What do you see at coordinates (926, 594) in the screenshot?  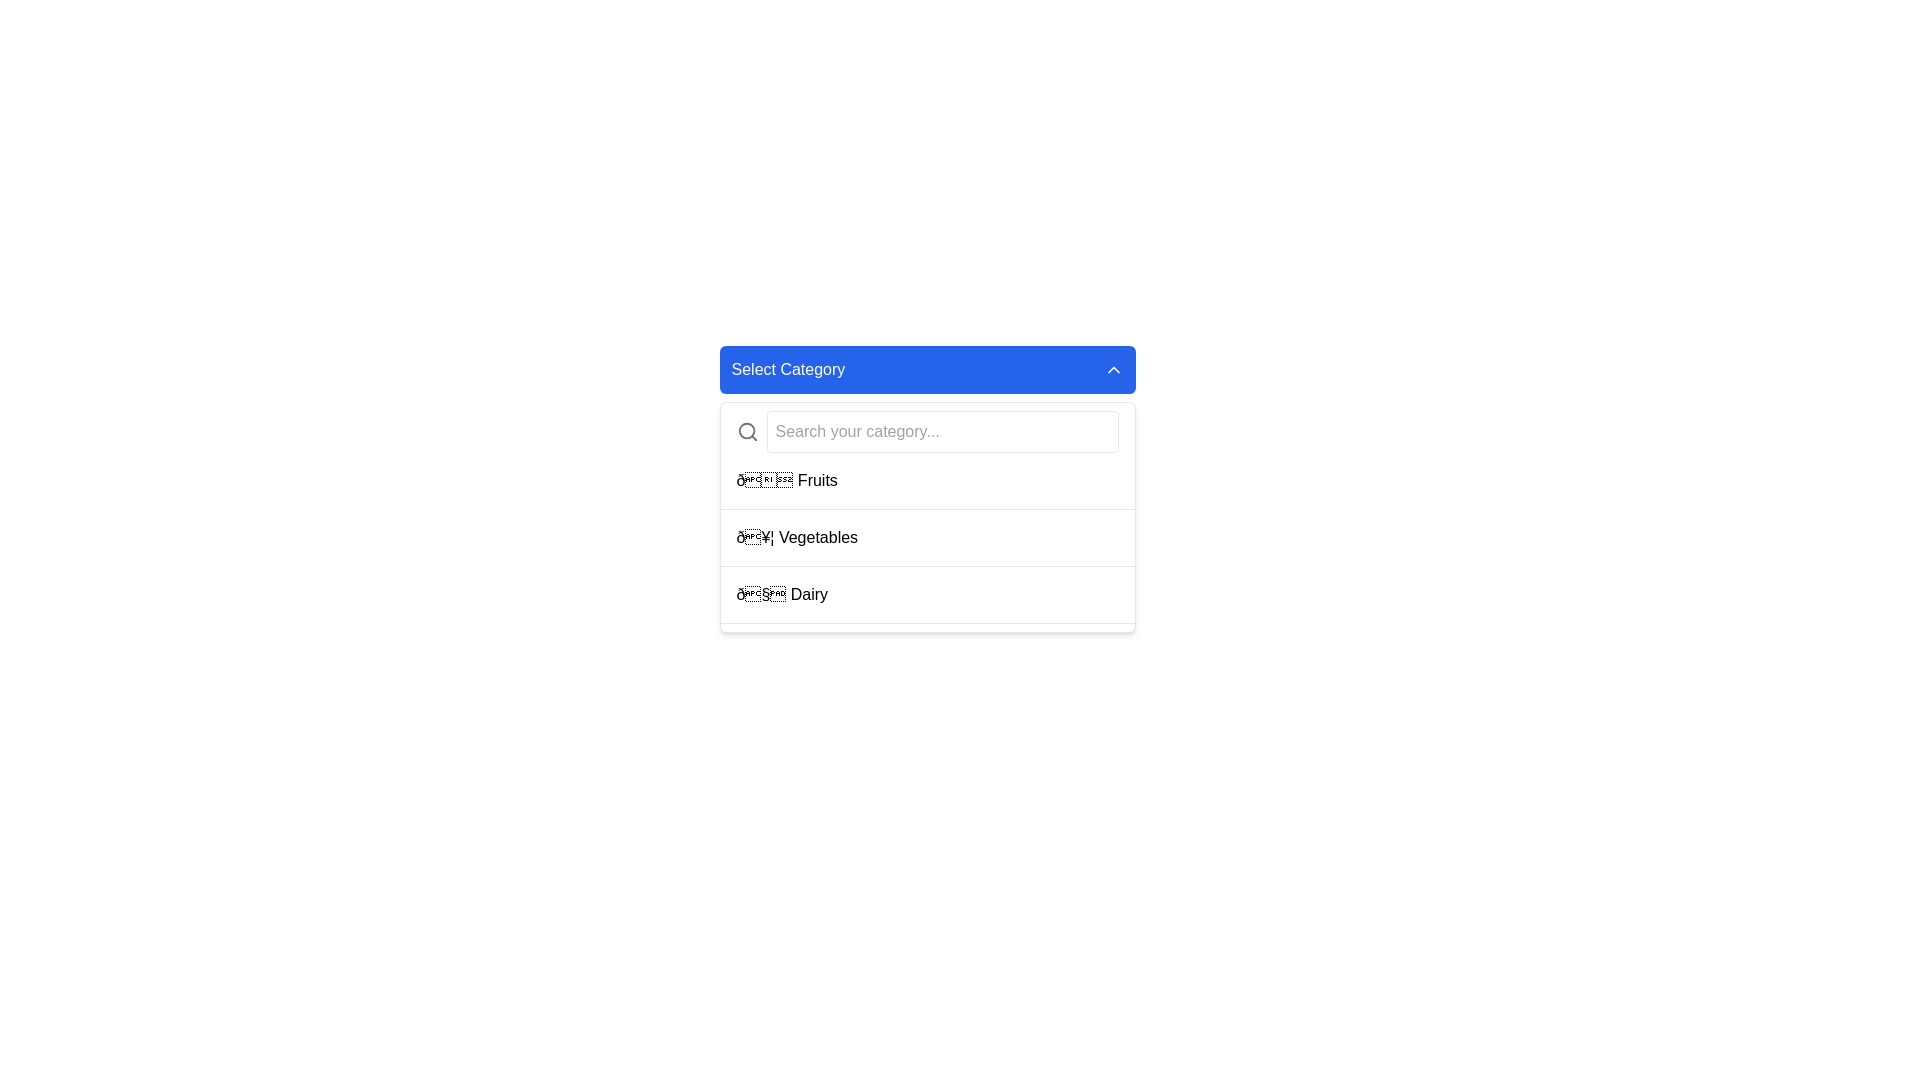 I see `the selectable list item labeled '🧀 Dairy'` at bounding box center [926, 594].